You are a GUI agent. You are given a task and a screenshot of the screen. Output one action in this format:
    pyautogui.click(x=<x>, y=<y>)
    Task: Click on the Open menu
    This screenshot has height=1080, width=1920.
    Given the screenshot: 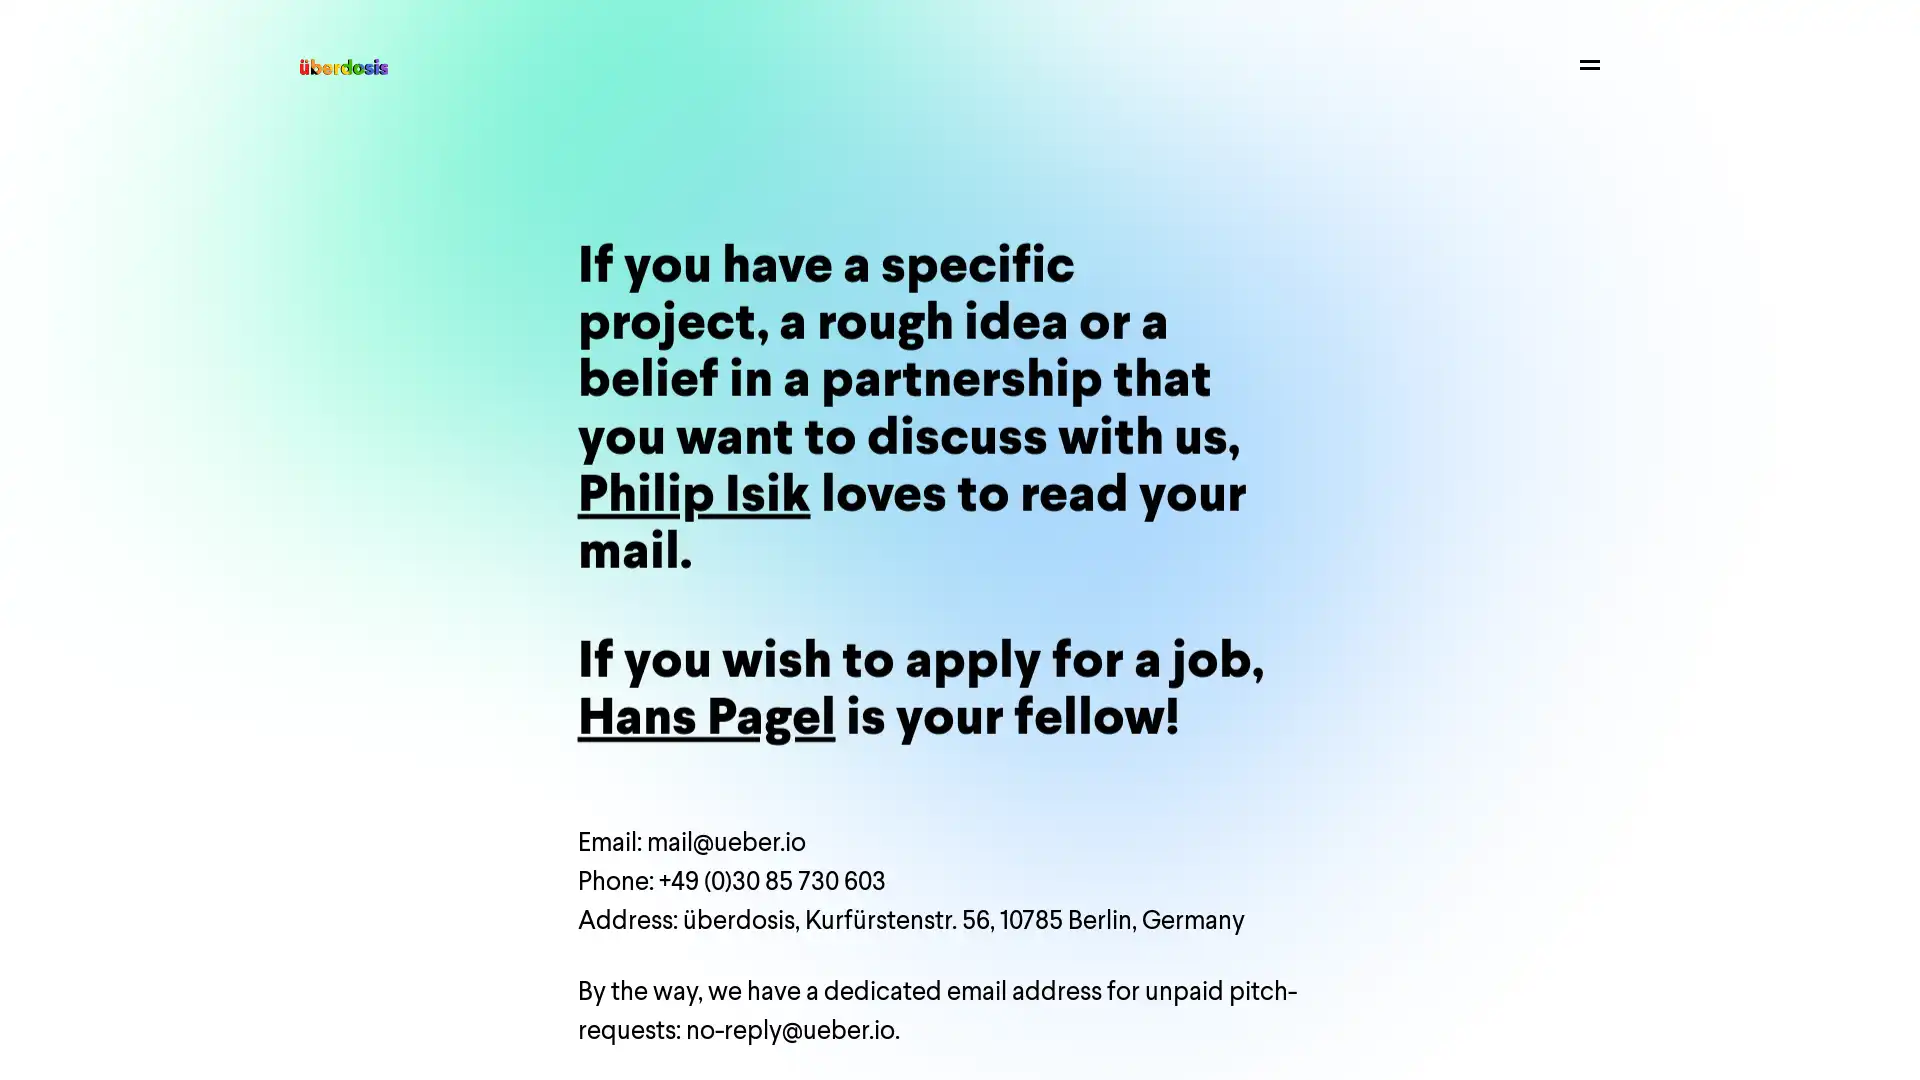 What is the action you would take?
    pyautogui.click(x=1588, y=63)
    